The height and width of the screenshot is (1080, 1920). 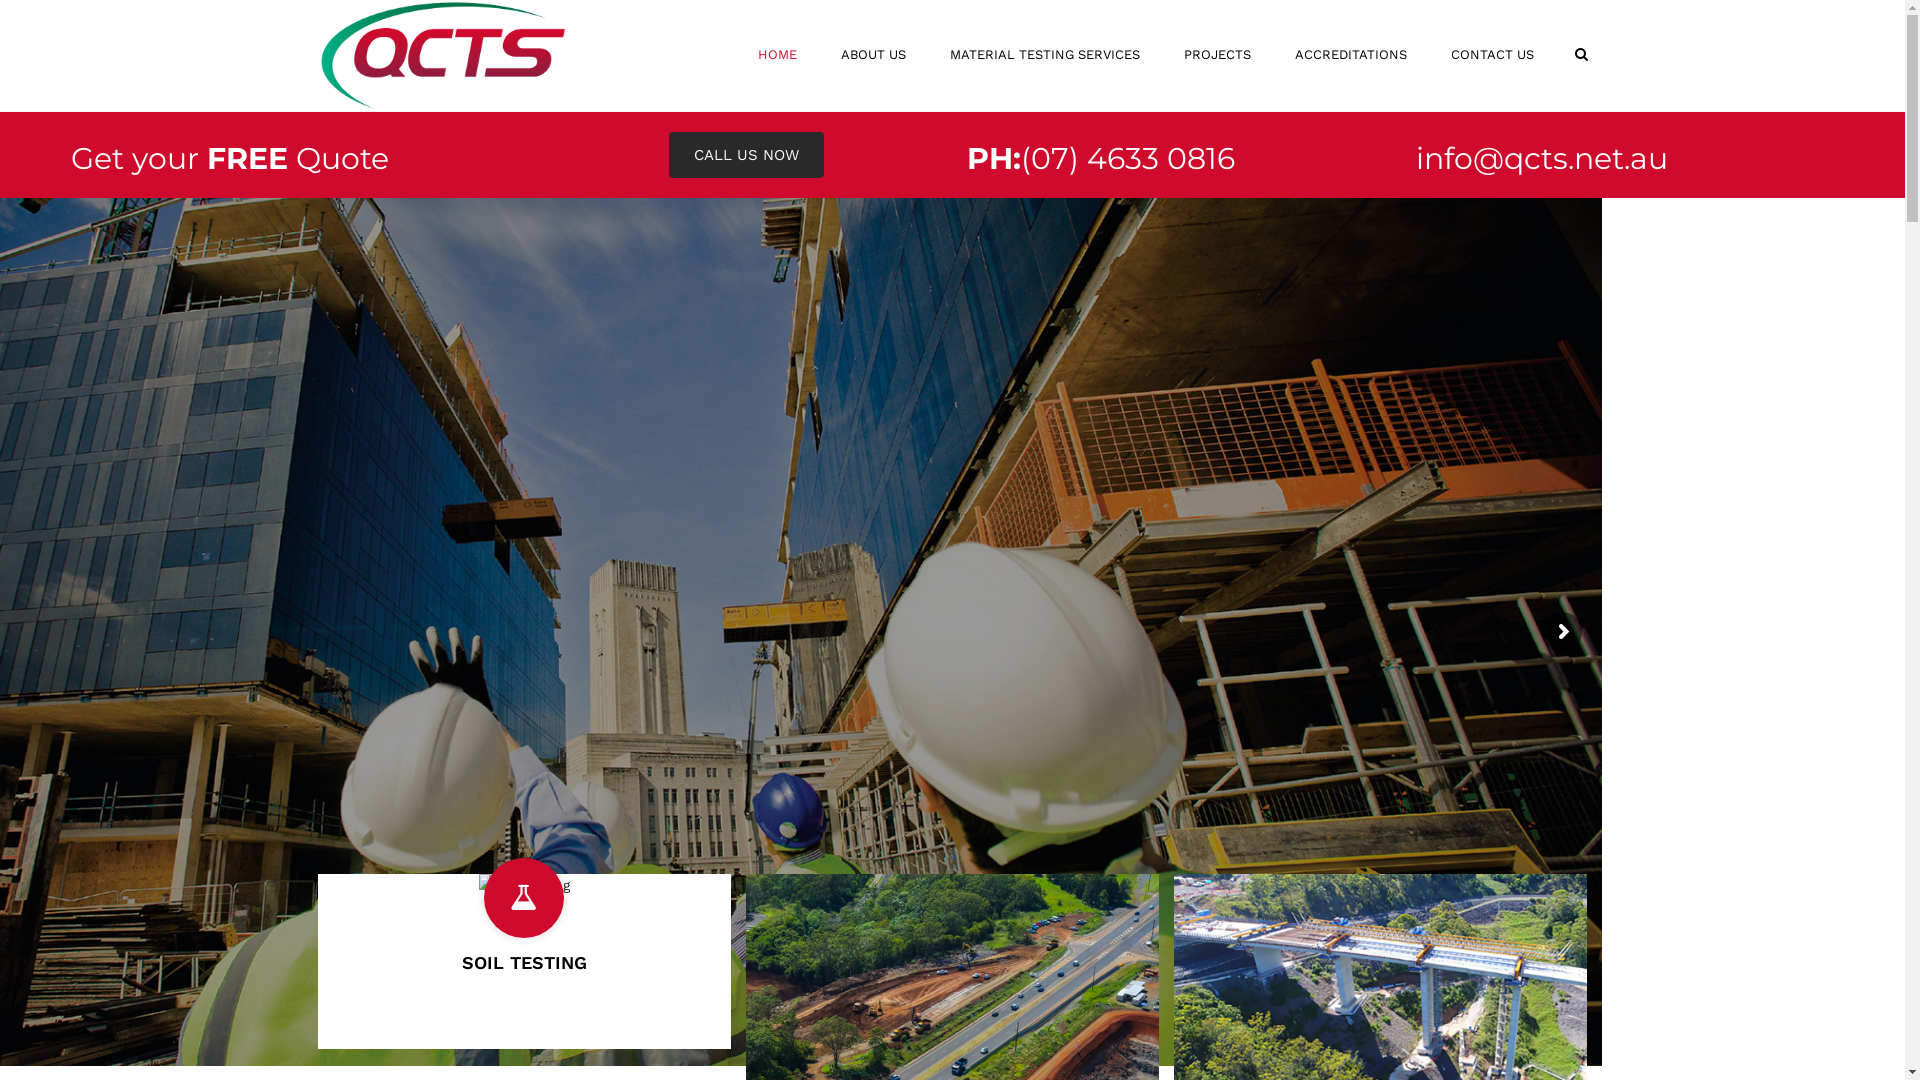 What do you see at coordinates (1491, 53) in the screenshot?
I see `'CONTACT US'` at bounding box center [1491, 53].